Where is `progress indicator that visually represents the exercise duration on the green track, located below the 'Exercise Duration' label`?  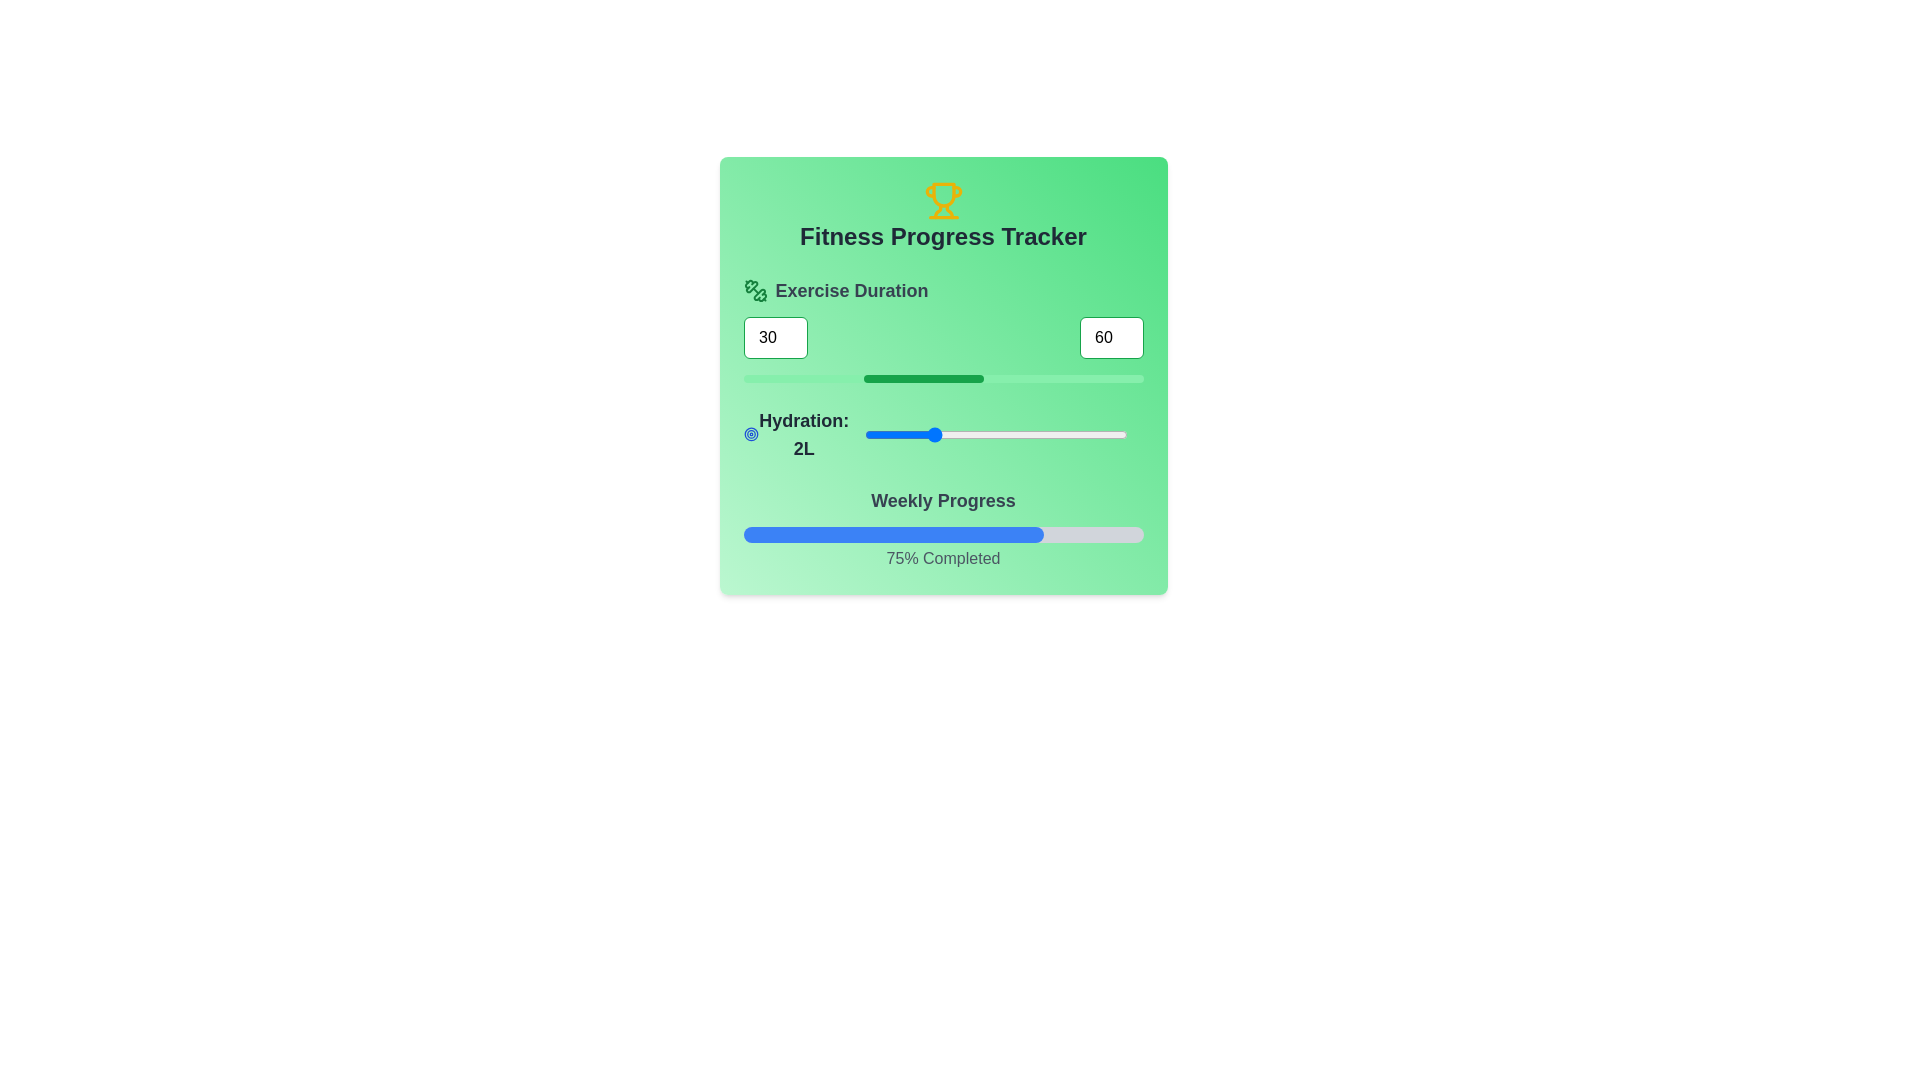
progress indicator that visually represents the exercise duration on the green track, located below the 'Exercise Duration' label is located at coordinates (922, 378).